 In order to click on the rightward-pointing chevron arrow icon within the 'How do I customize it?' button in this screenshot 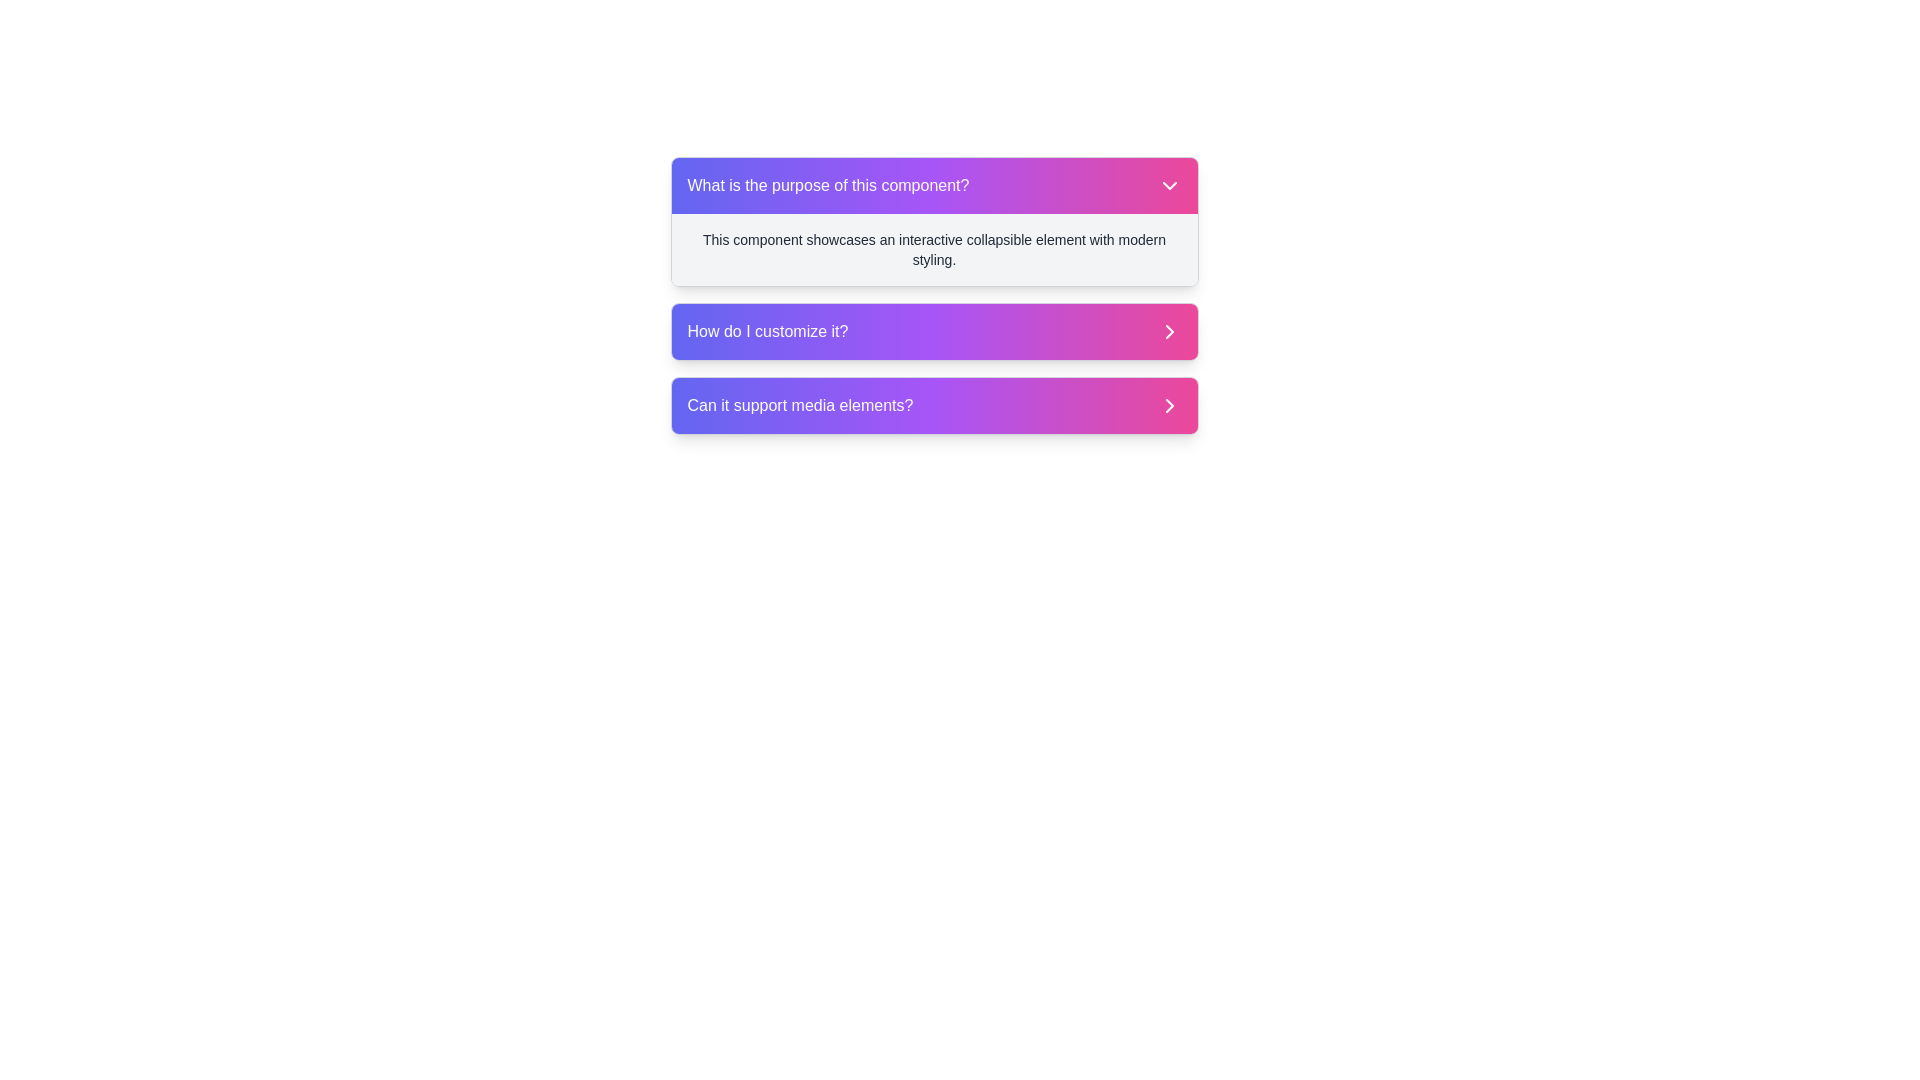, I will do `click(1169, 330)`.